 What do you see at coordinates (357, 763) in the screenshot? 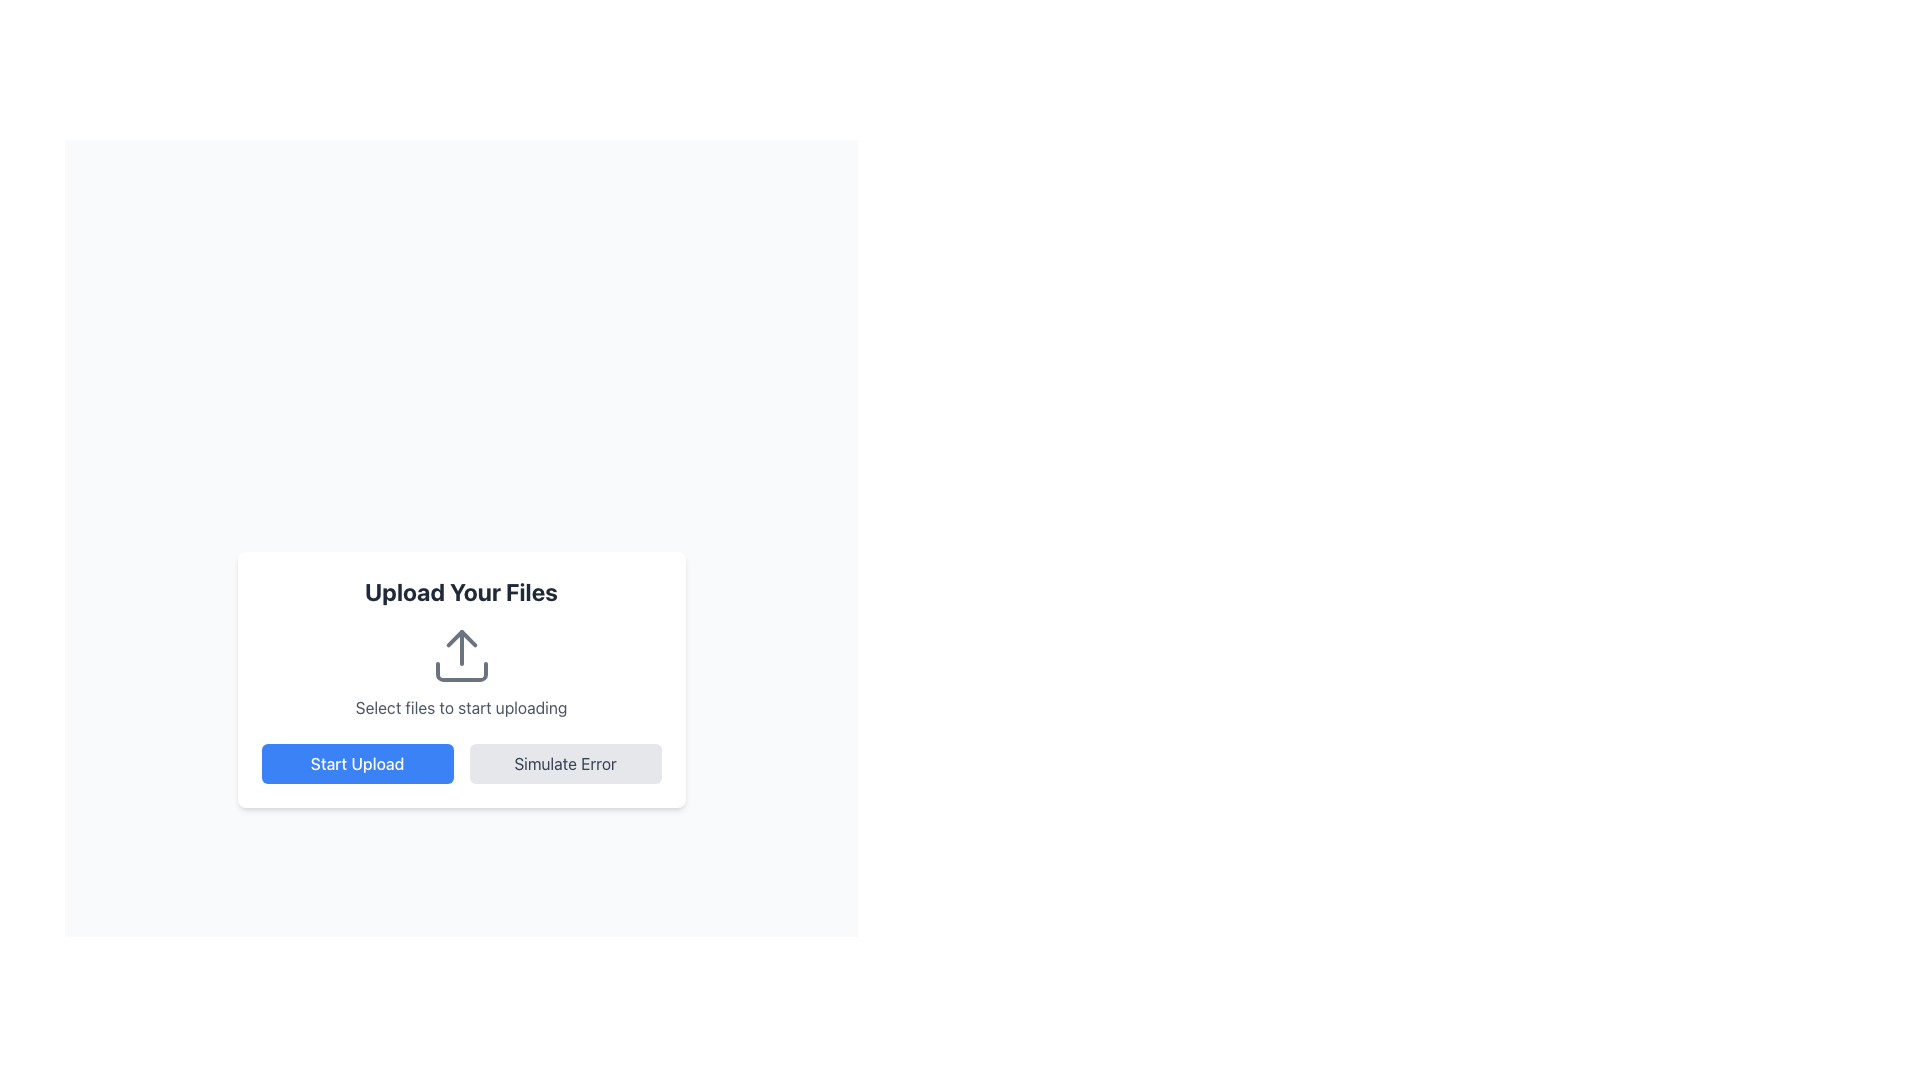
I see `the blue rectangular button labeled 'Start Upload'` at bounding box center [357, 763].